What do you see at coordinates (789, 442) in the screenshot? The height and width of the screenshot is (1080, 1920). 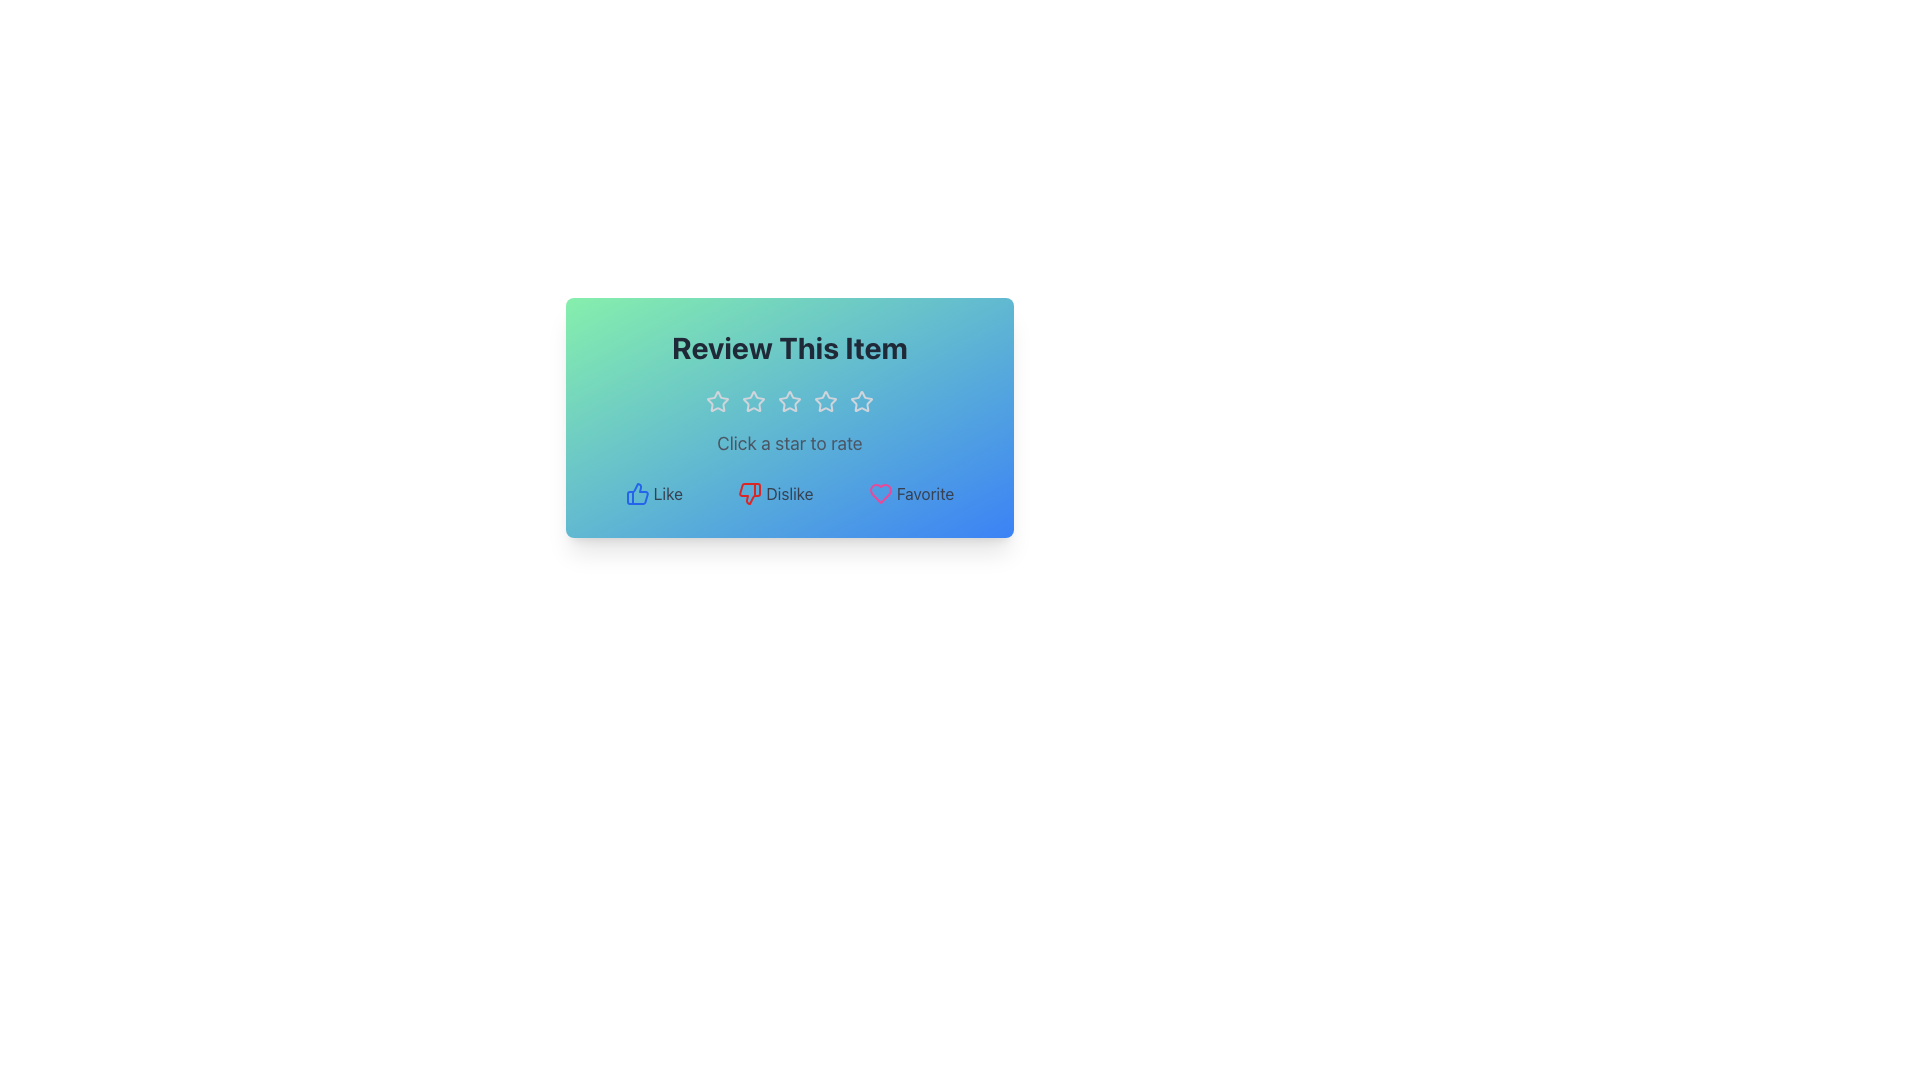 I see `the descriptive text label that provides instructional text for the rating feature, located centrally below the star icons and above the buttons labeled 'Like,' 'Dislike,' and 'Favorite.'` at bounding box center [789, 442].